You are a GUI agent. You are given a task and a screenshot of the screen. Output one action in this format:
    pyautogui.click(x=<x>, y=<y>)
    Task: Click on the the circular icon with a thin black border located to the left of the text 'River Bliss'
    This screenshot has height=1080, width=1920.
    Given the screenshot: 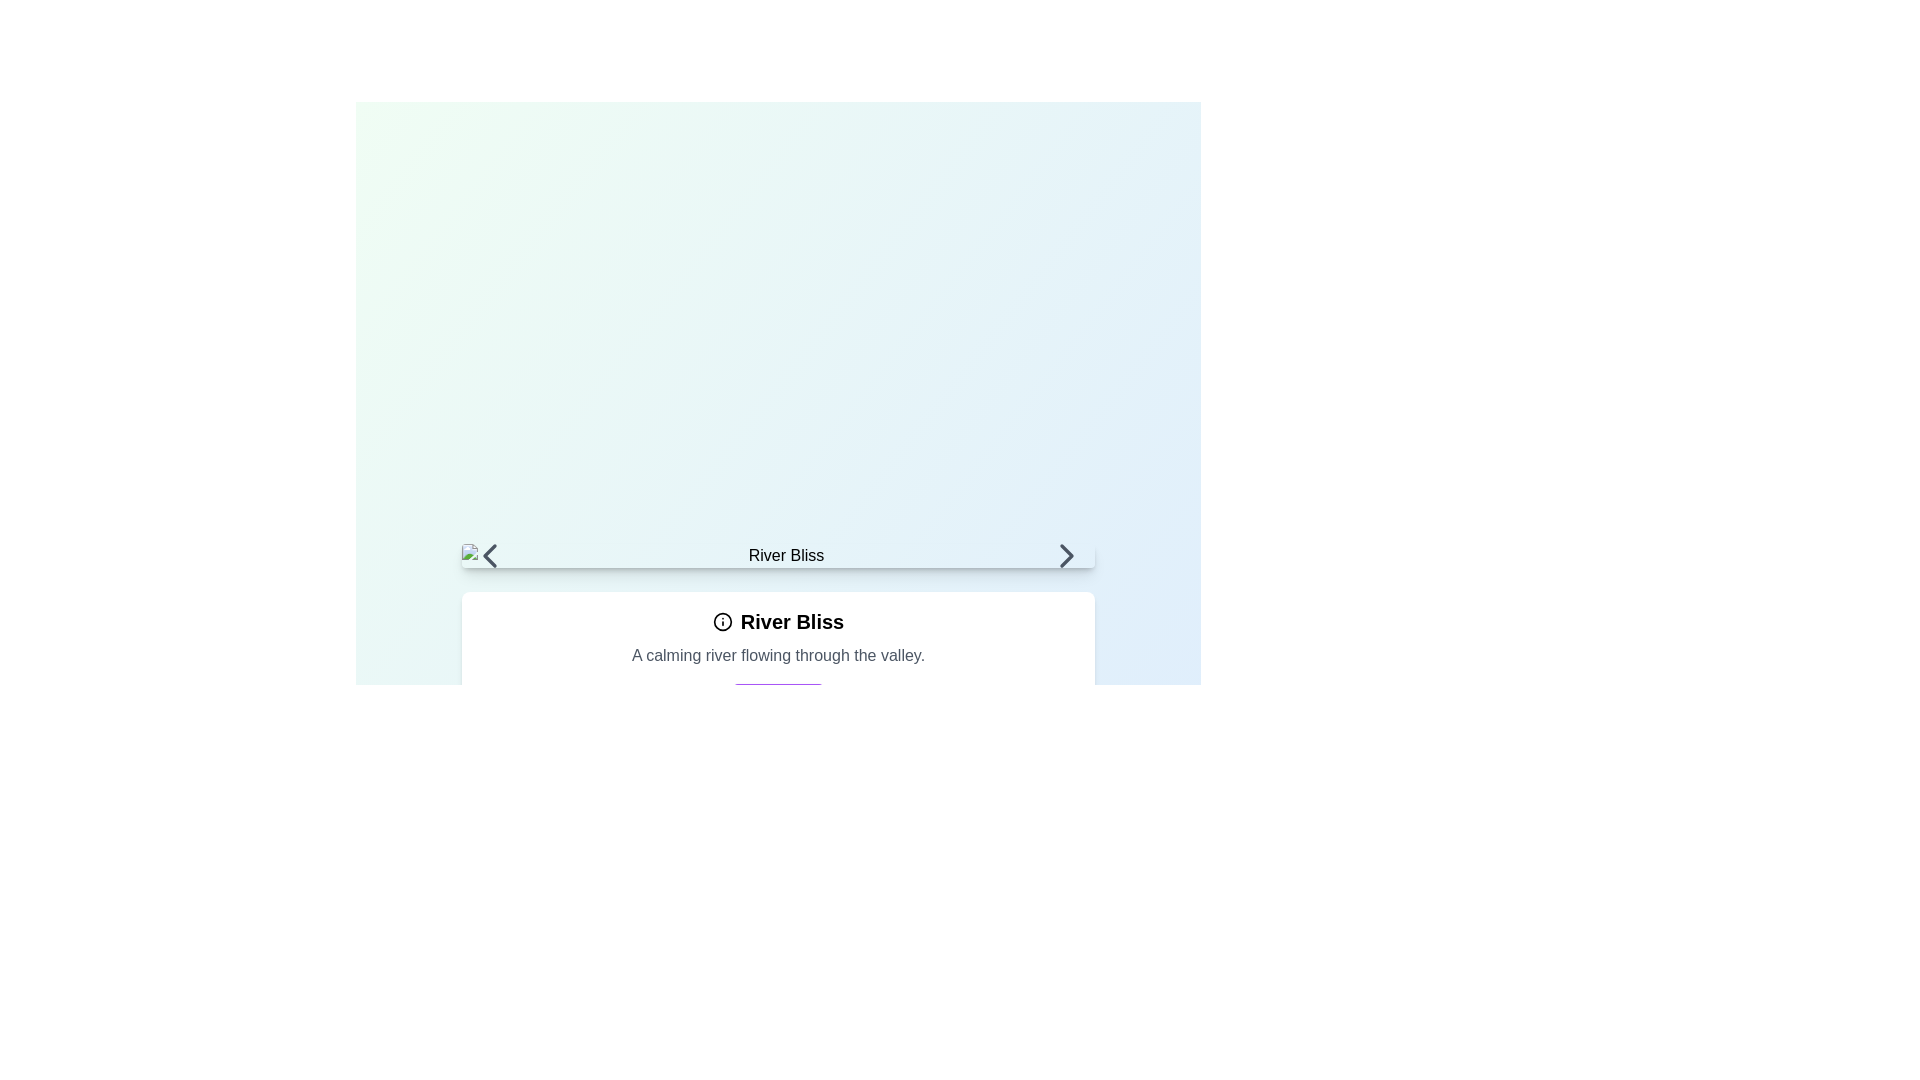 What is the action you would take?
    pyautogui.click(x=721, y=620)
    